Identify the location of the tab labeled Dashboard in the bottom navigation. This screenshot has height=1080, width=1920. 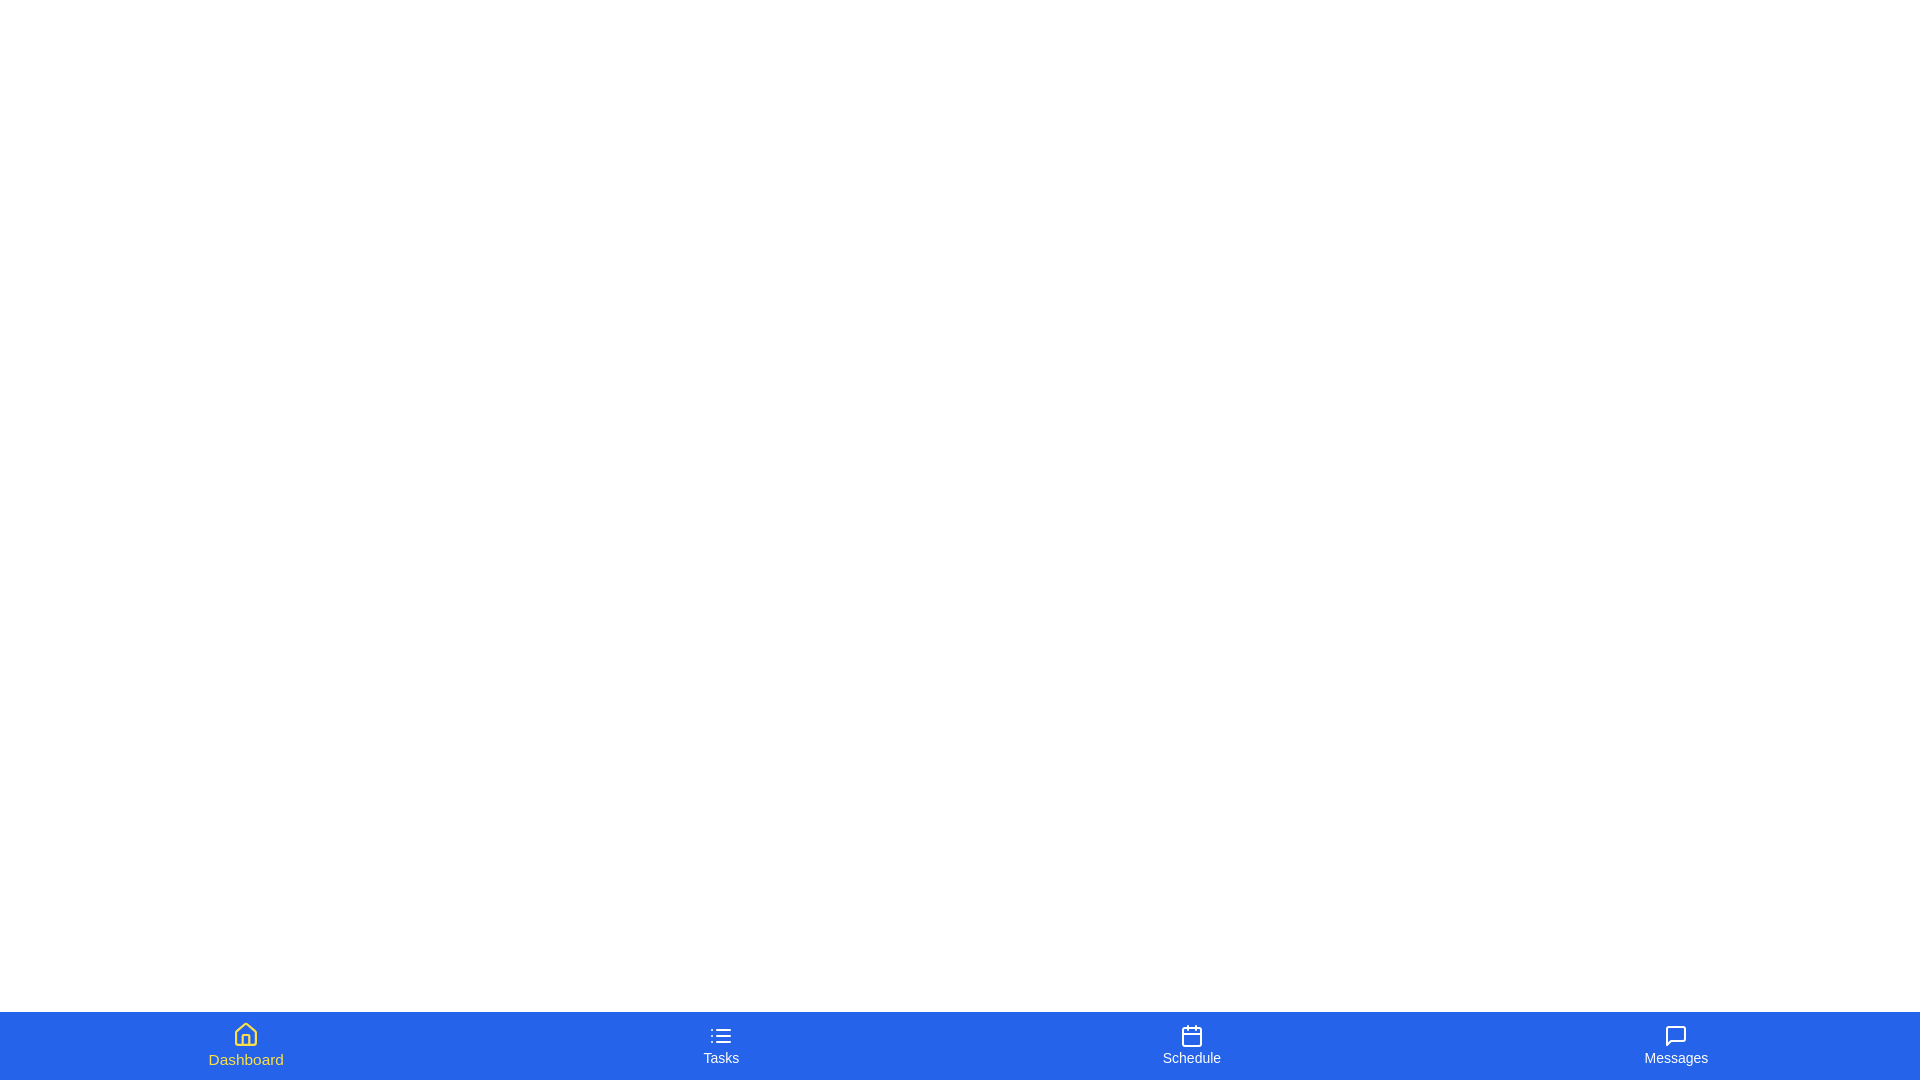
(243, 1044).